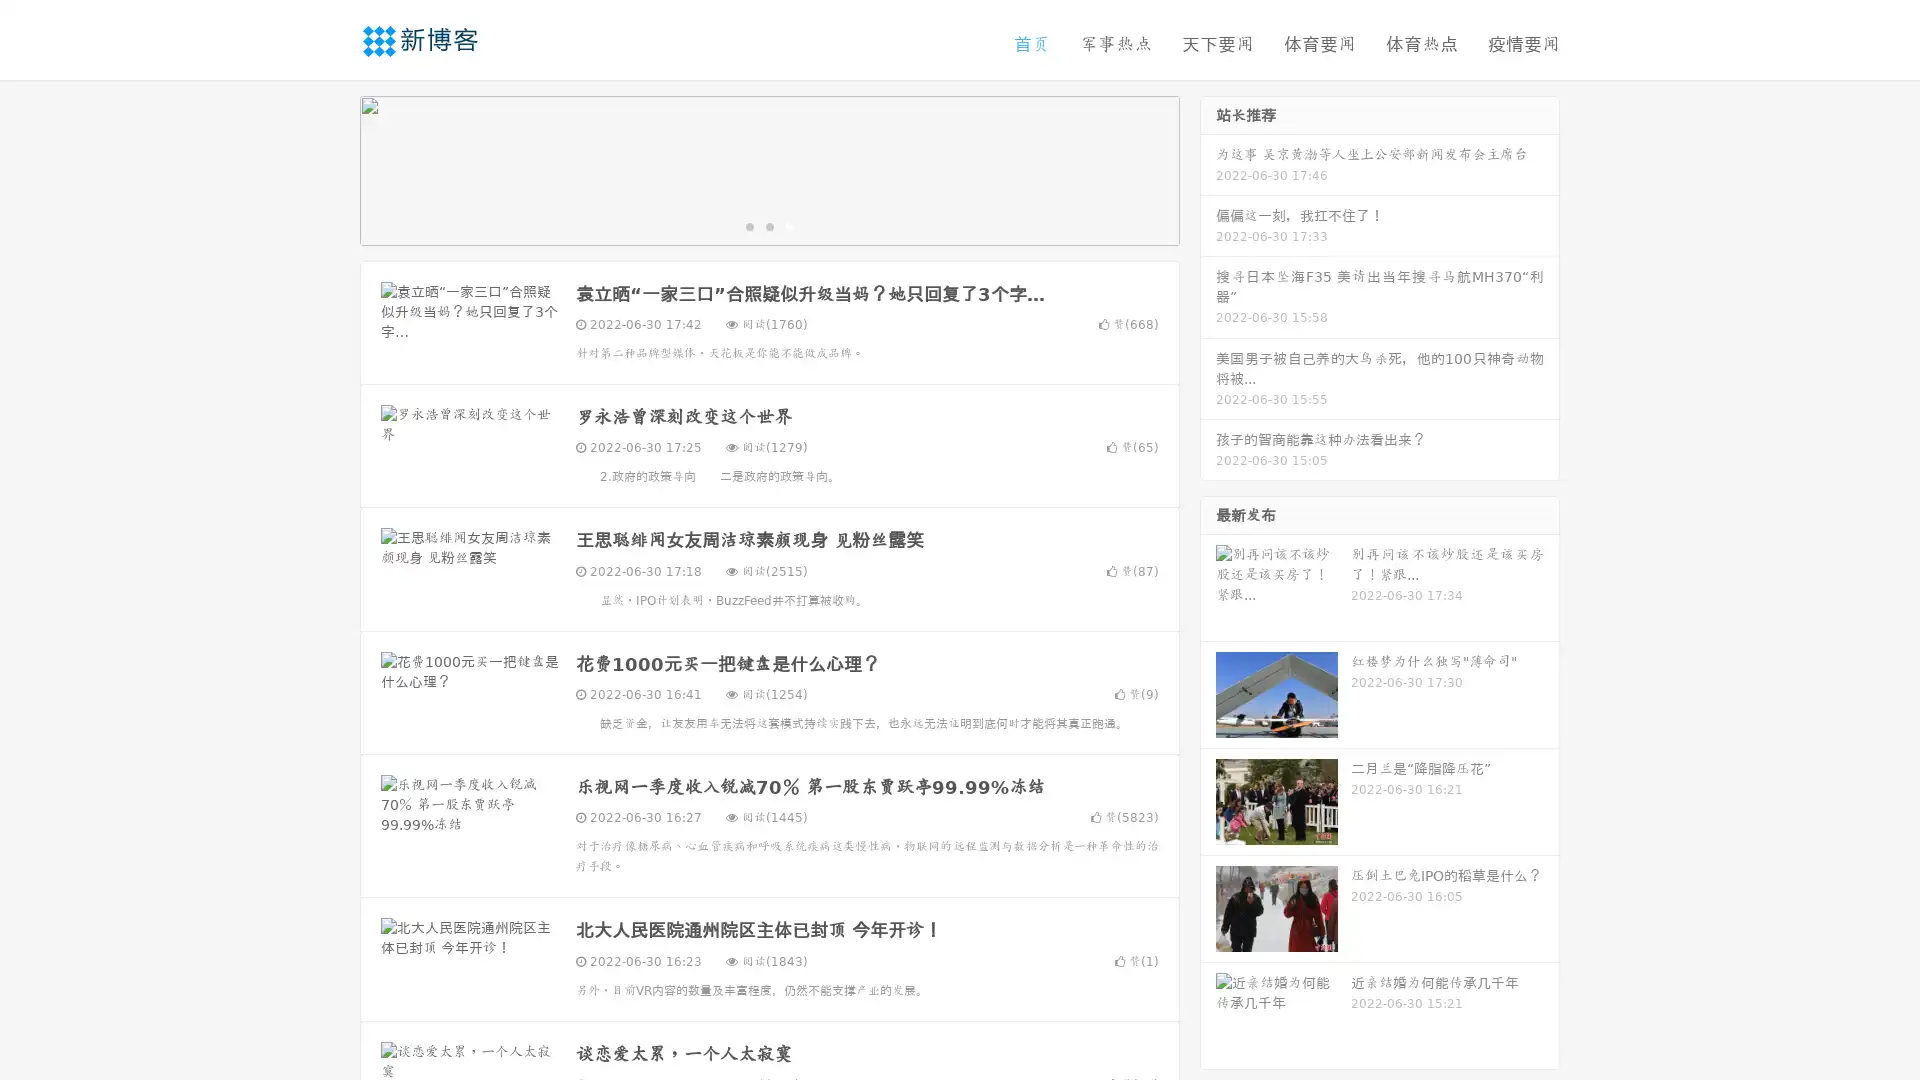  Describe the element at coordinates (1208, 168) in the screenshot. I see `Next slide` at that location.